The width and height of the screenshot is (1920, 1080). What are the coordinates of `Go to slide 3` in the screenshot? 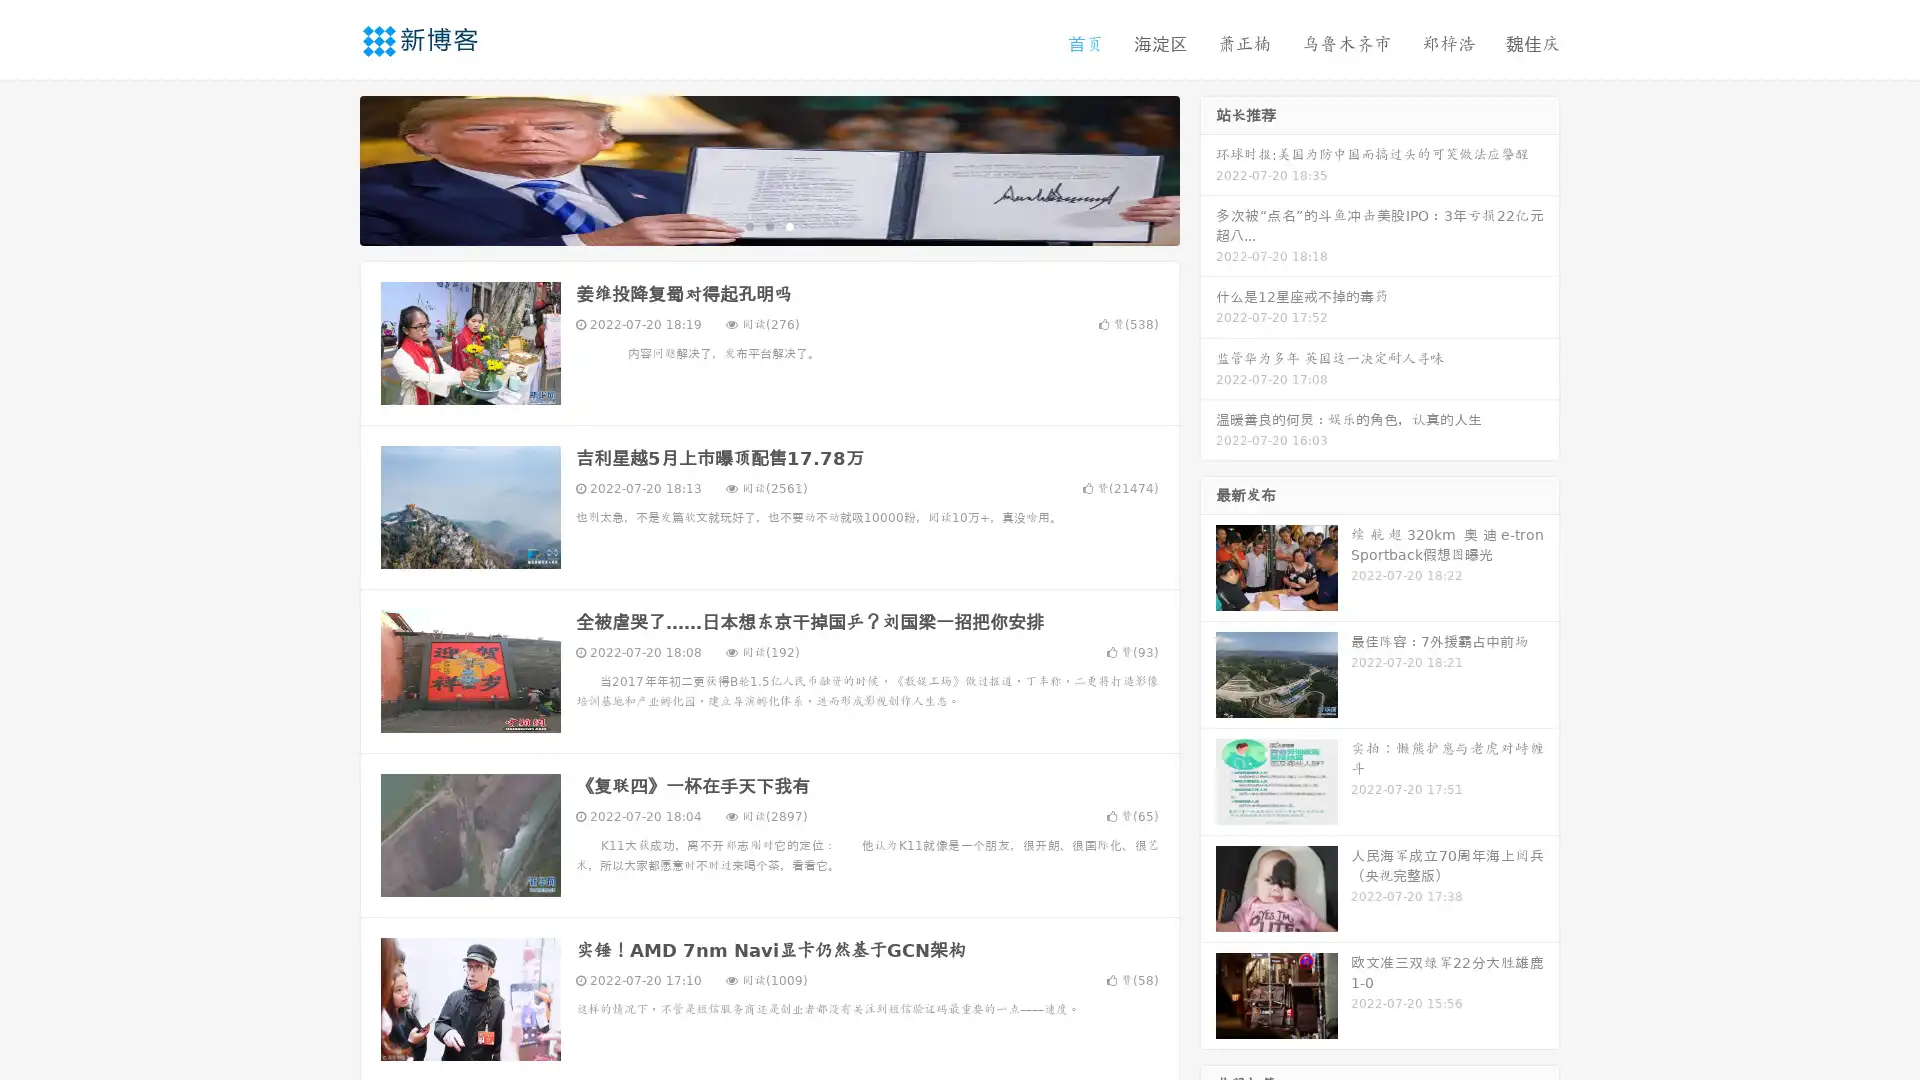 It's located at (789, 225).